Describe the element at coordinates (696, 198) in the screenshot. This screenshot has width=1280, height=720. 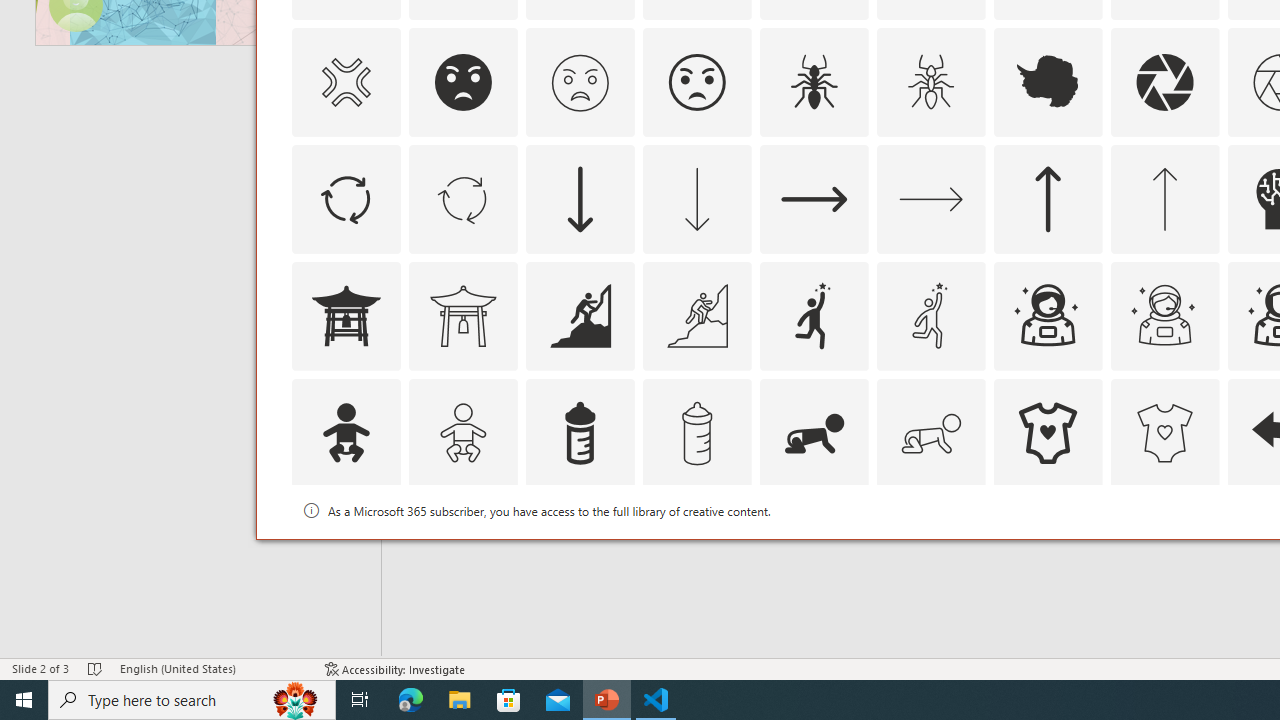
I see `'AutomationID: Icons_ArrowDown_M'` at that location.